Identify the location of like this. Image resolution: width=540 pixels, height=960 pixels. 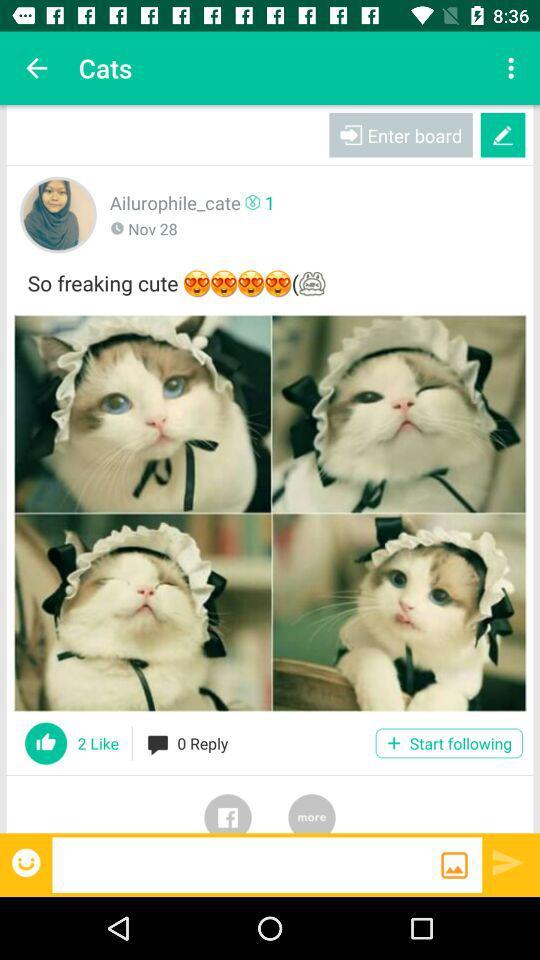
(46, 742).